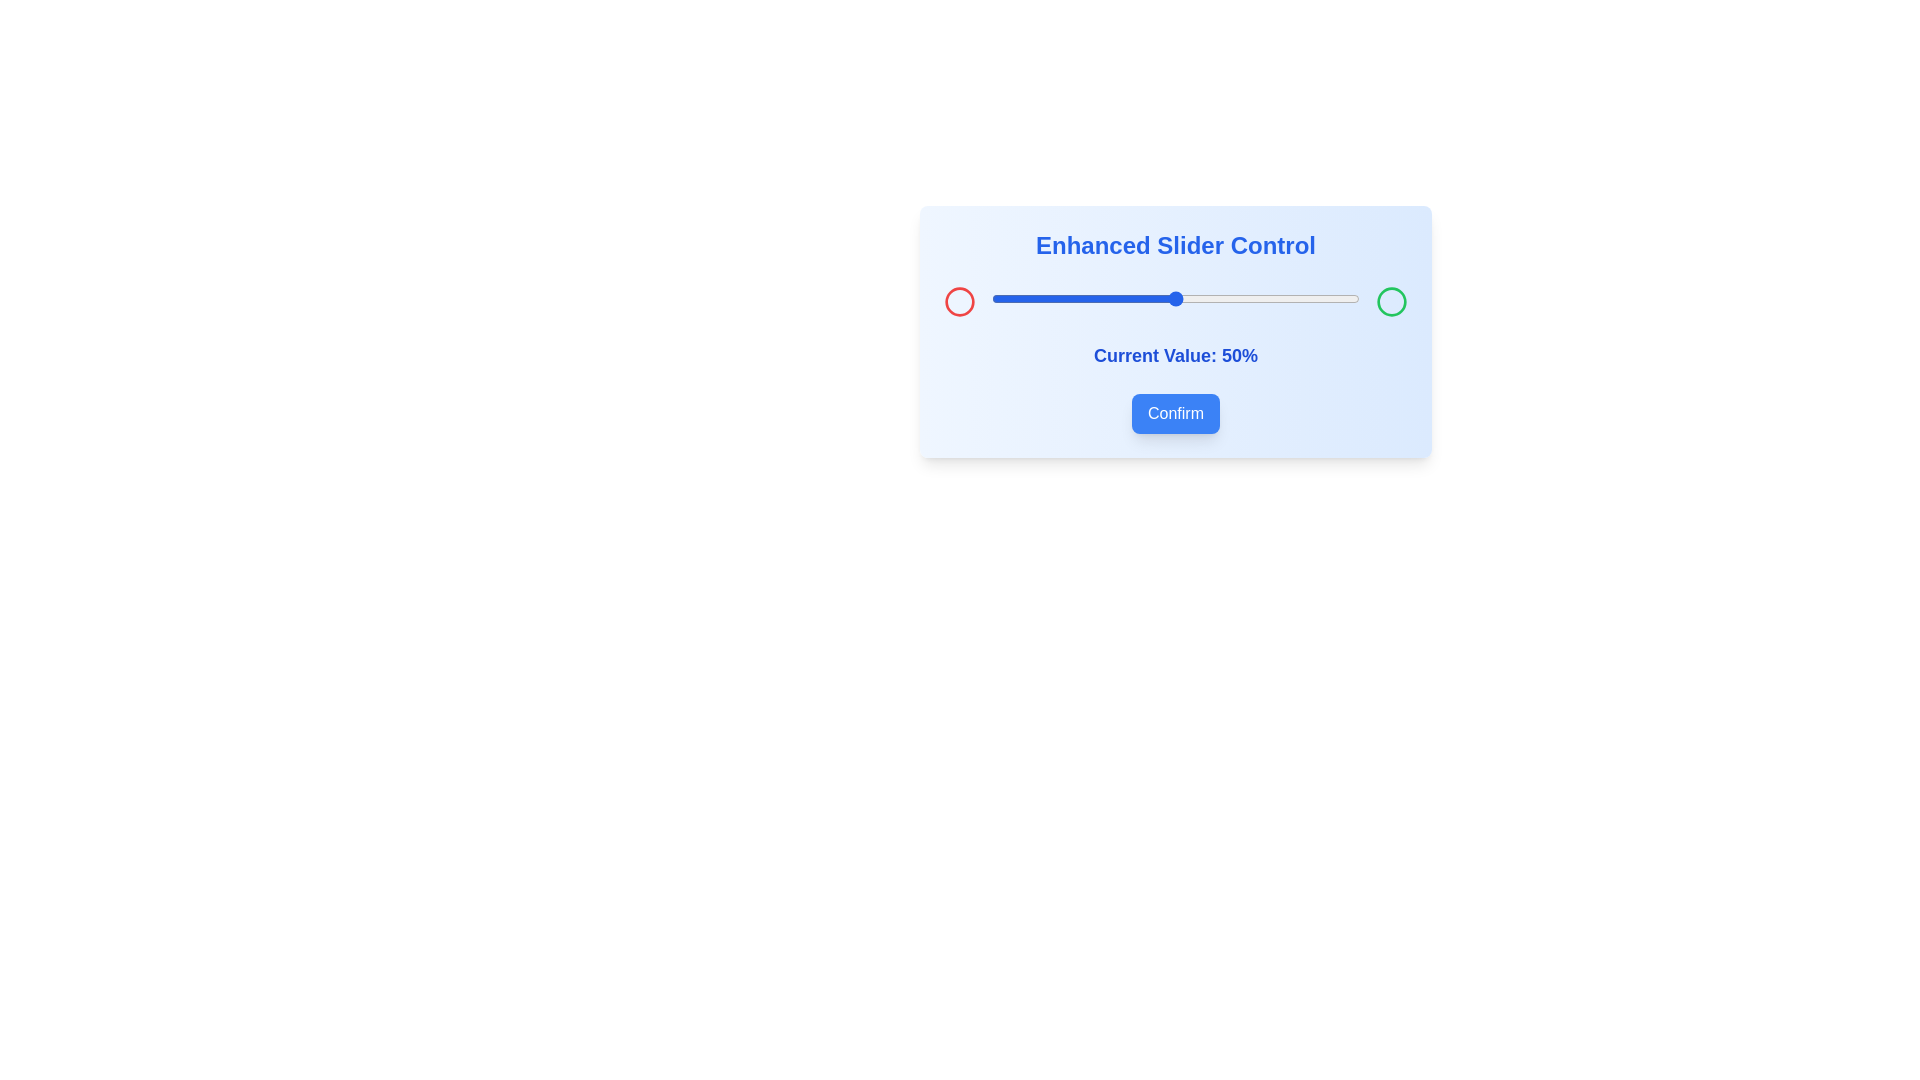 This screenshot has height=1080, width=1920. What do you see at coordinates (1176, 412) in the screenshot?
I see `the confirmation button located below the text 'Current Value: 50%' to confirm or submit` at bounding box center [1176, 412].